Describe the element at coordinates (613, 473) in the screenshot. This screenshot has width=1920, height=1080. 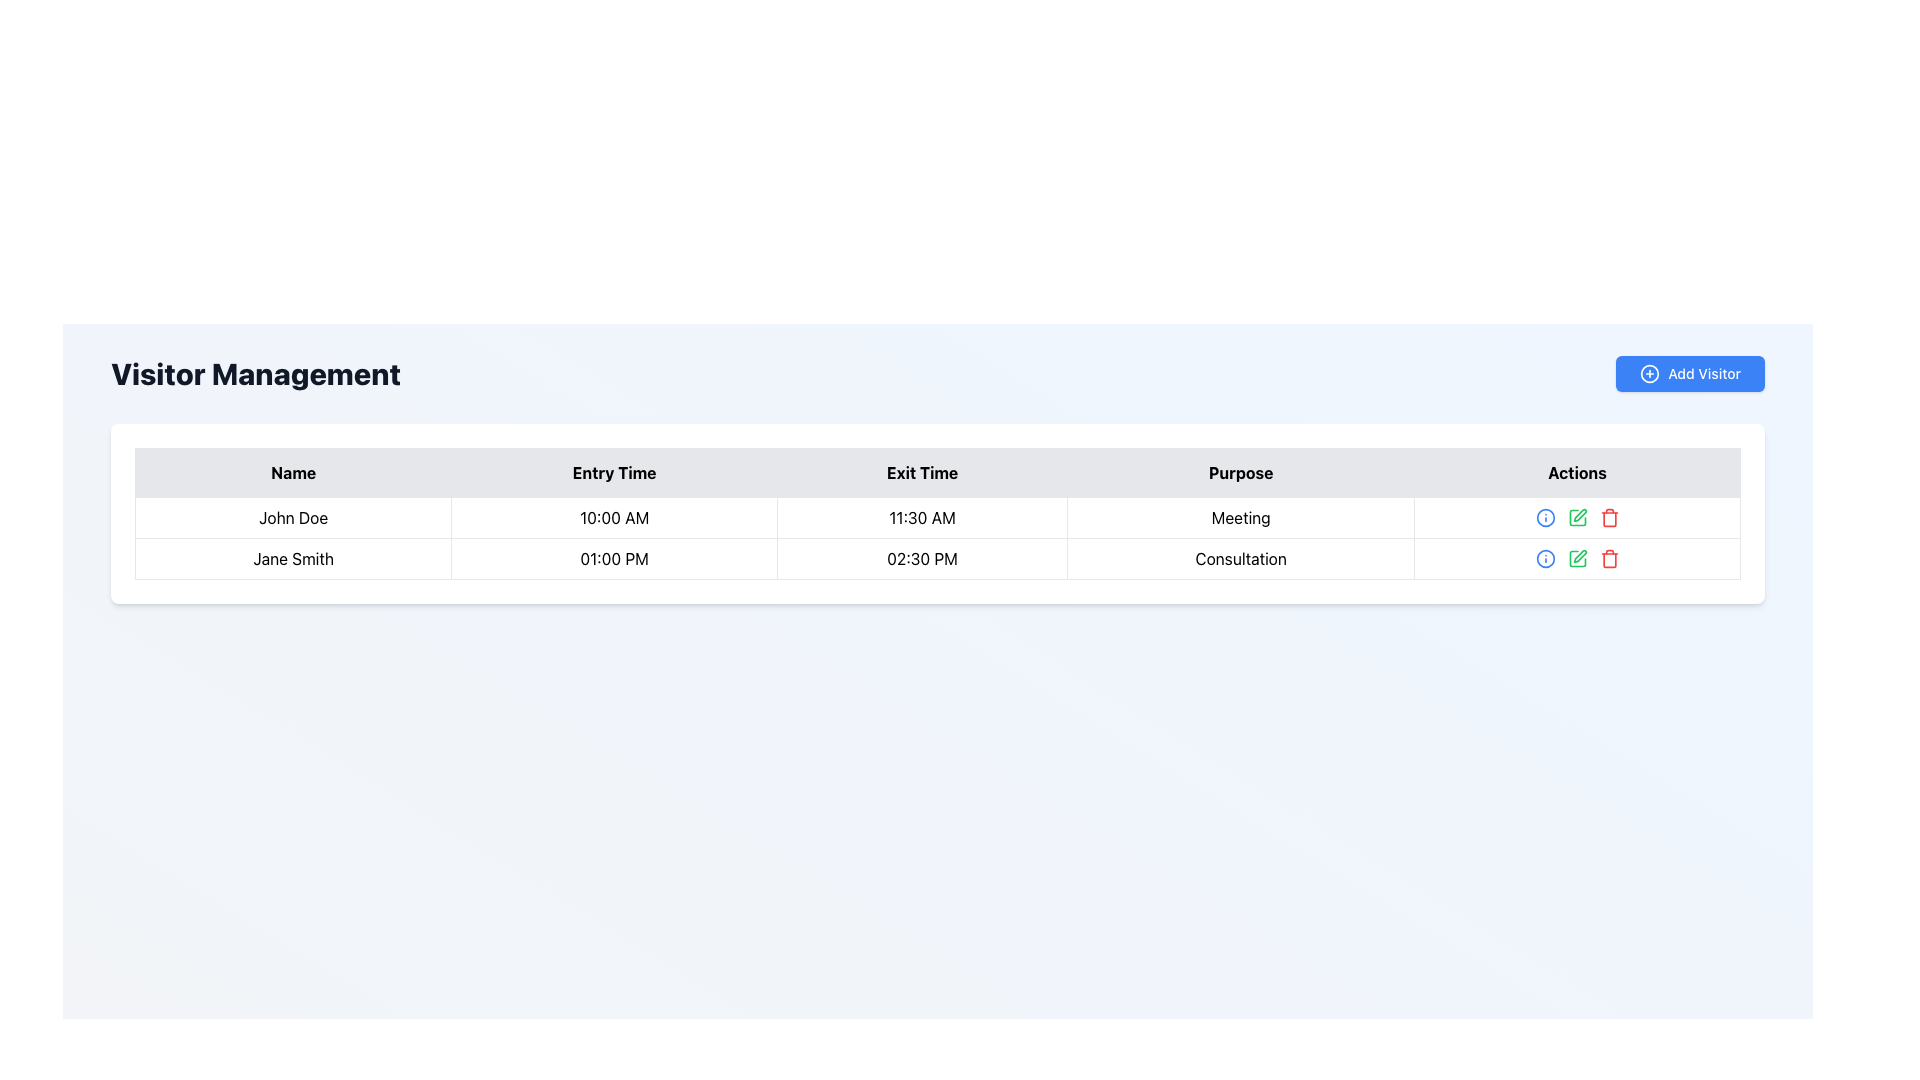
I see `the 'Entry Time' column header in the table, which is the second column header located between 'Name' and 'Exit Time'` at that location.